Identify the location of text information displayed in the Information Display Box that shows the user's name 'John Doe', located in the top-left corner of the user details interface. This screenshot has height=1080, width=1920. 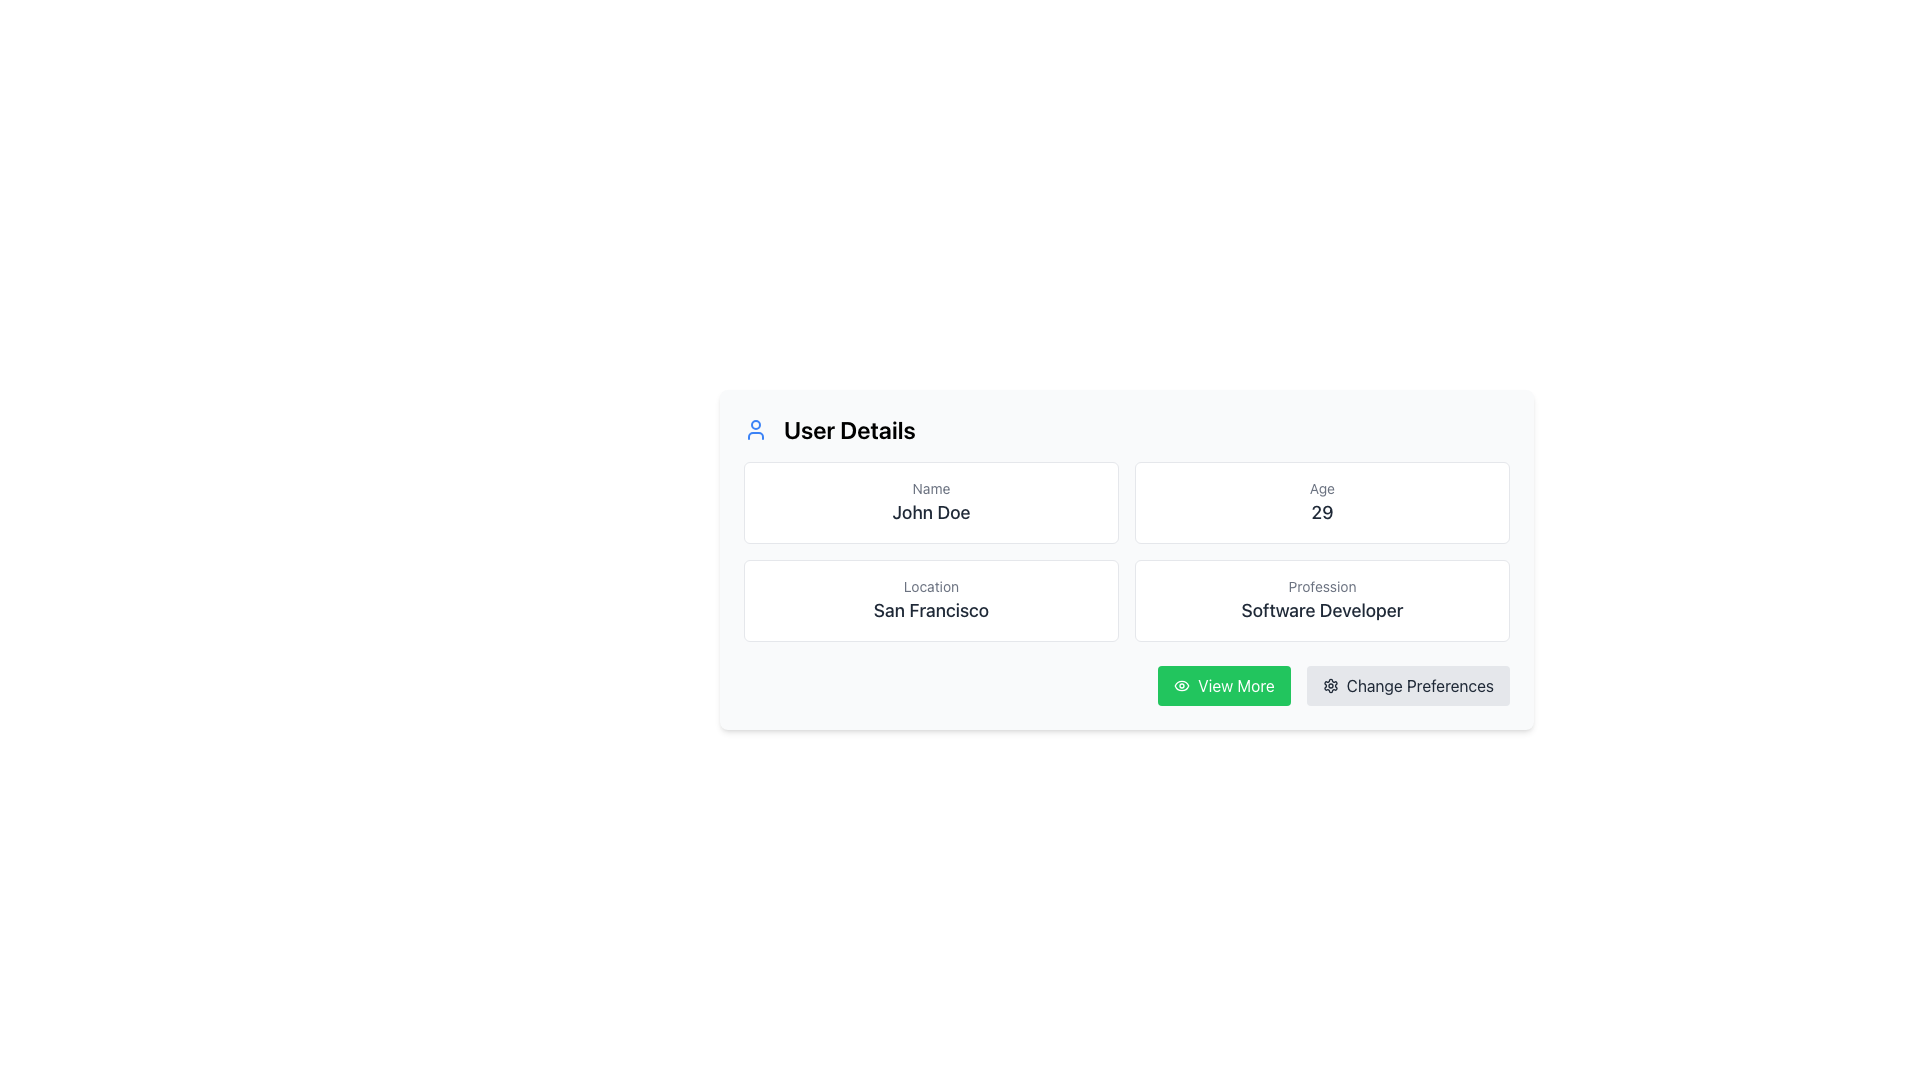
(930, 501).